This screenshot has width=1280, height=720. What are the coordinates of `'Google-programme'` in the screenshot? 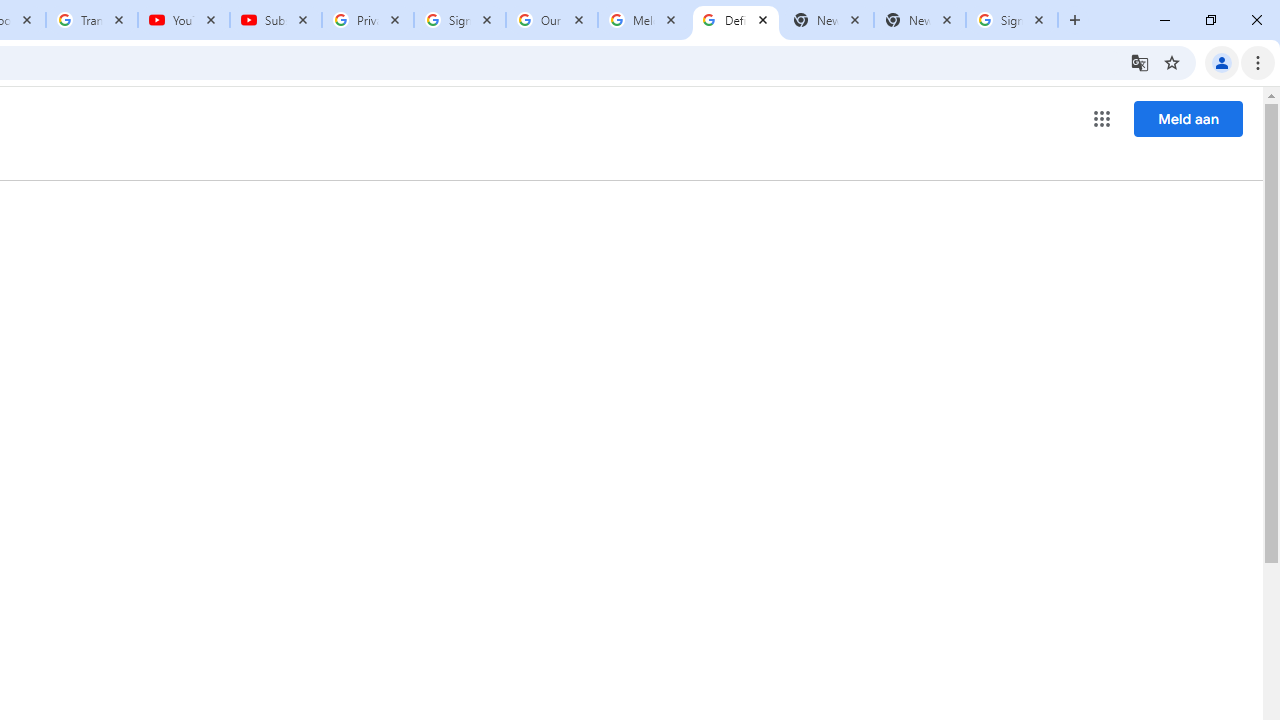 It's located at (1101, 119).